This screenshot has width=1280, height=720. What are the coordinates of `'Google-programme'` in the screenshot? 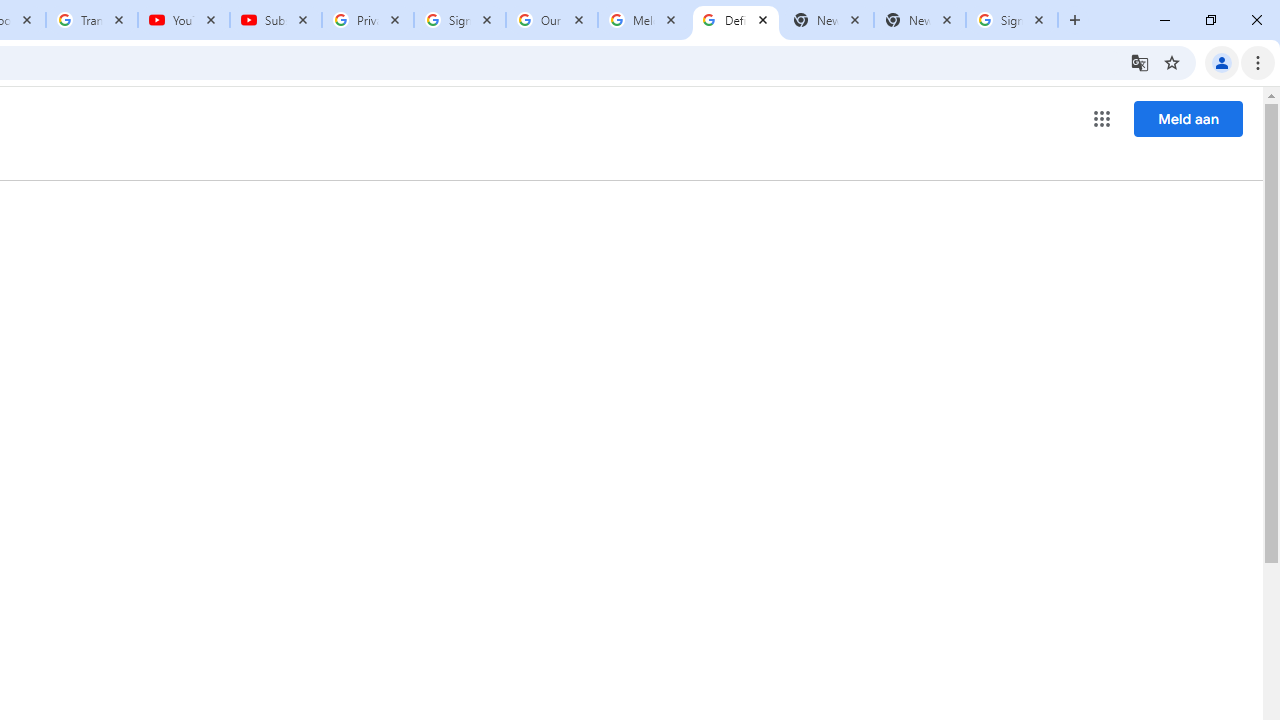 It's located at (1101, 119).